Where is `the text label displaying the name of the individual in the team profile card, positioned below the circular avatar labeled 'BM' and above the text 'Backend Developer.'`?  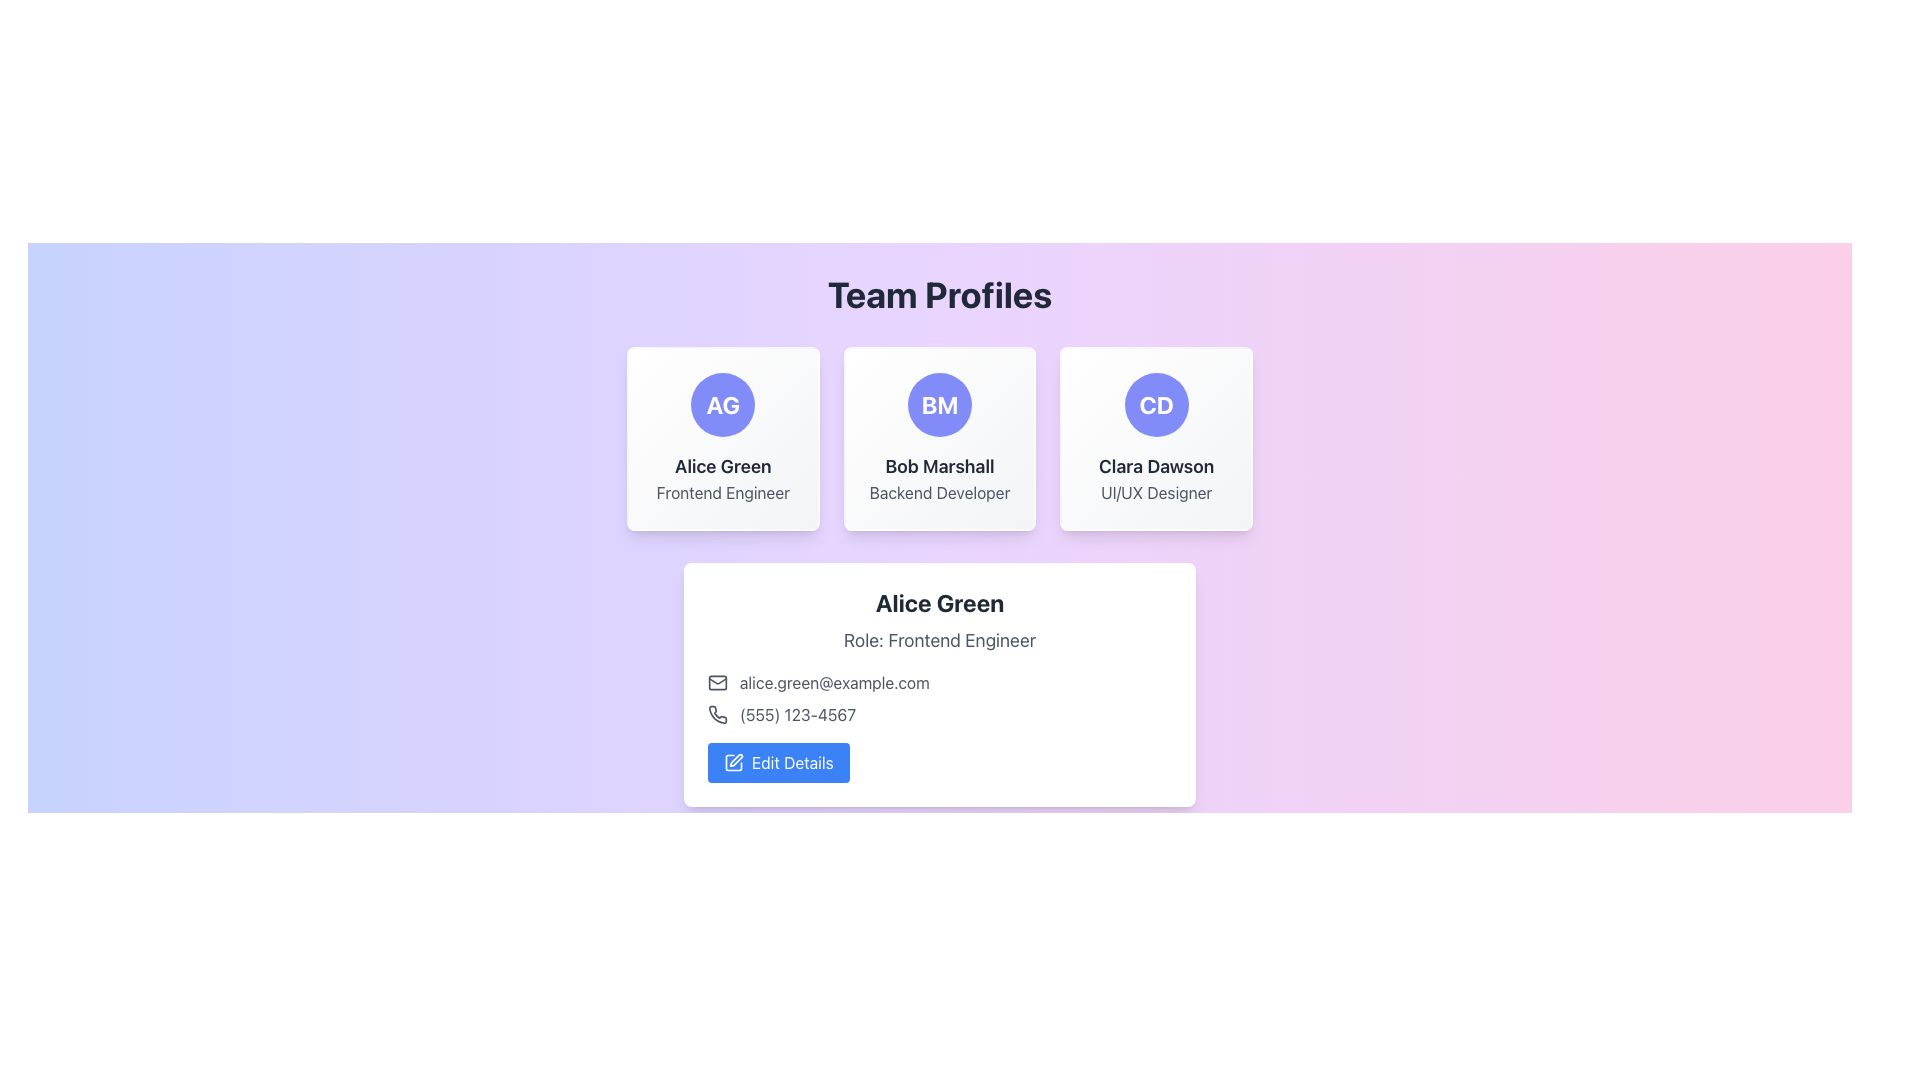
the text label displaying the name of the individual in the team profile card, positioned below the circular avatar labeled 'BM' and above the text 'Backend Developer.' is located at coordinates (939, 466).